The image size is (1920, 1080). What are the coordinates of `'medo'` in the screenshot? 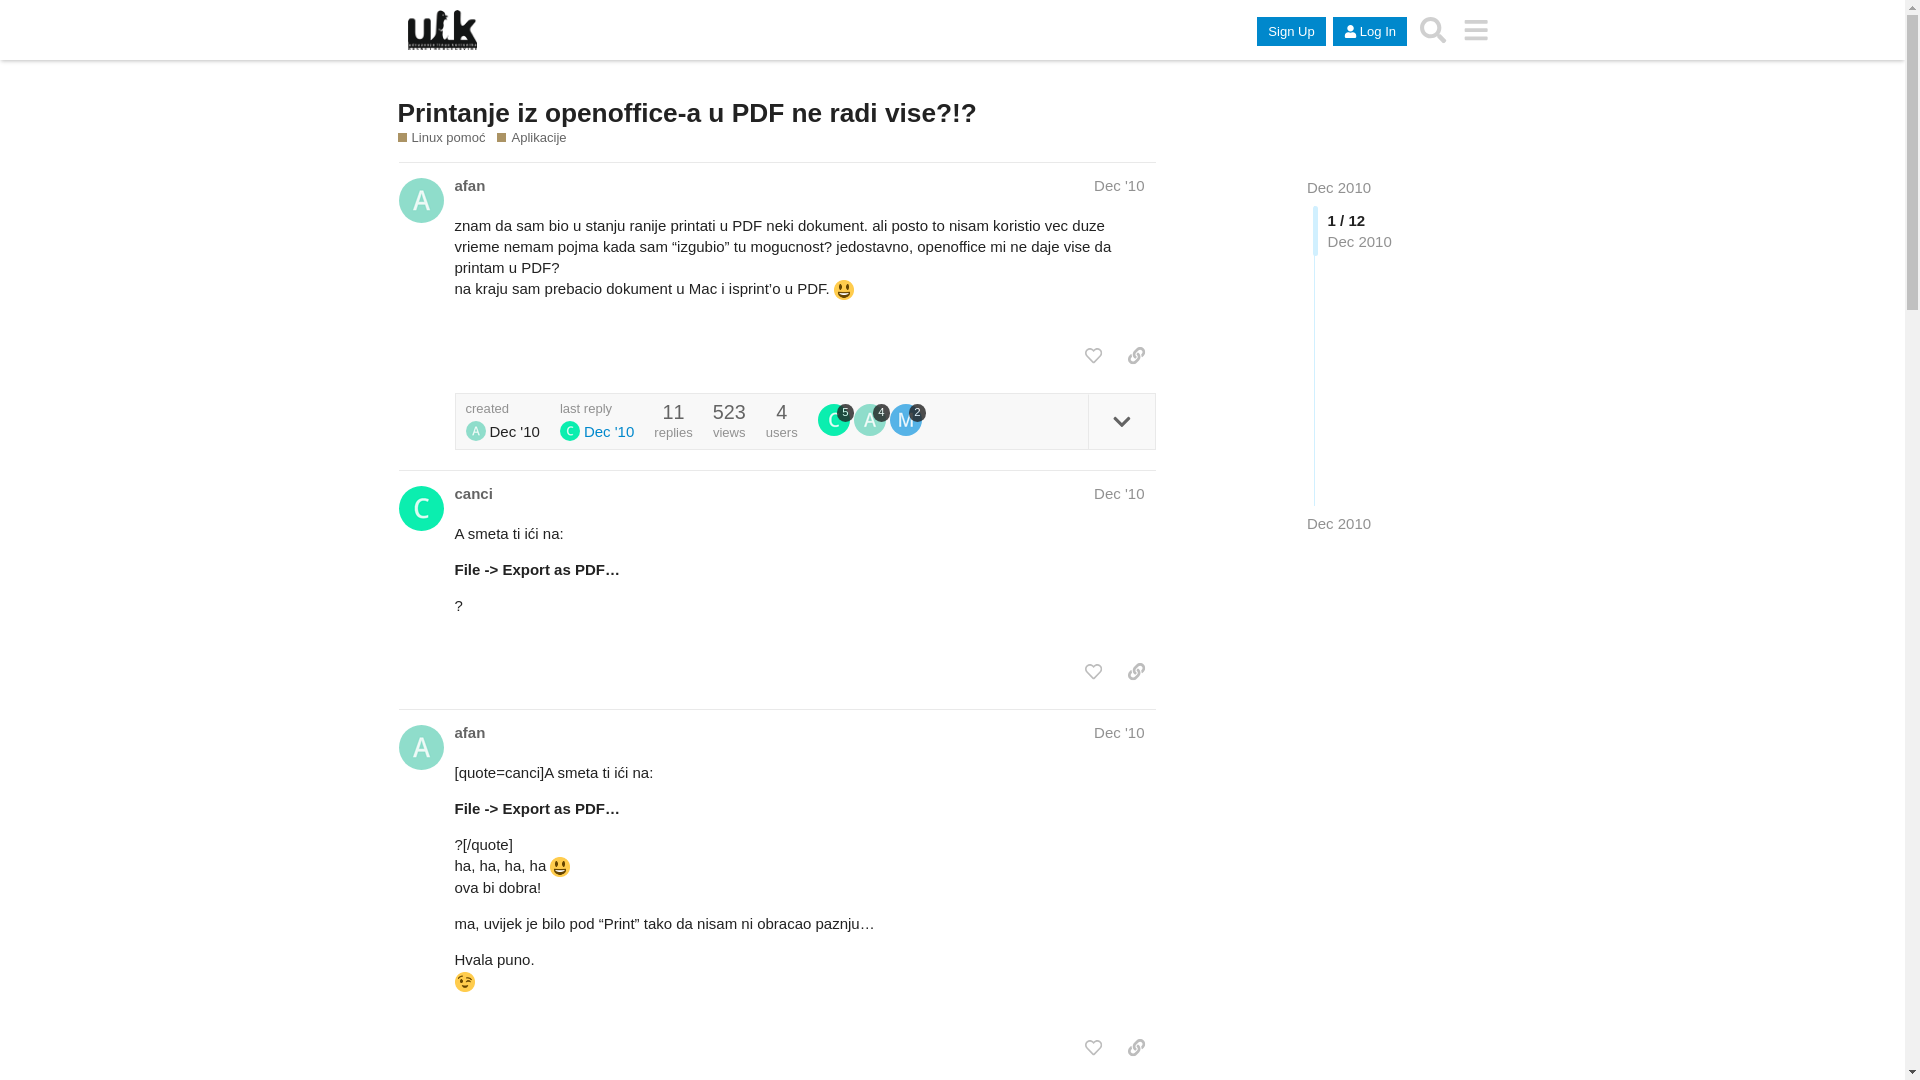 It's located at (905, 419).